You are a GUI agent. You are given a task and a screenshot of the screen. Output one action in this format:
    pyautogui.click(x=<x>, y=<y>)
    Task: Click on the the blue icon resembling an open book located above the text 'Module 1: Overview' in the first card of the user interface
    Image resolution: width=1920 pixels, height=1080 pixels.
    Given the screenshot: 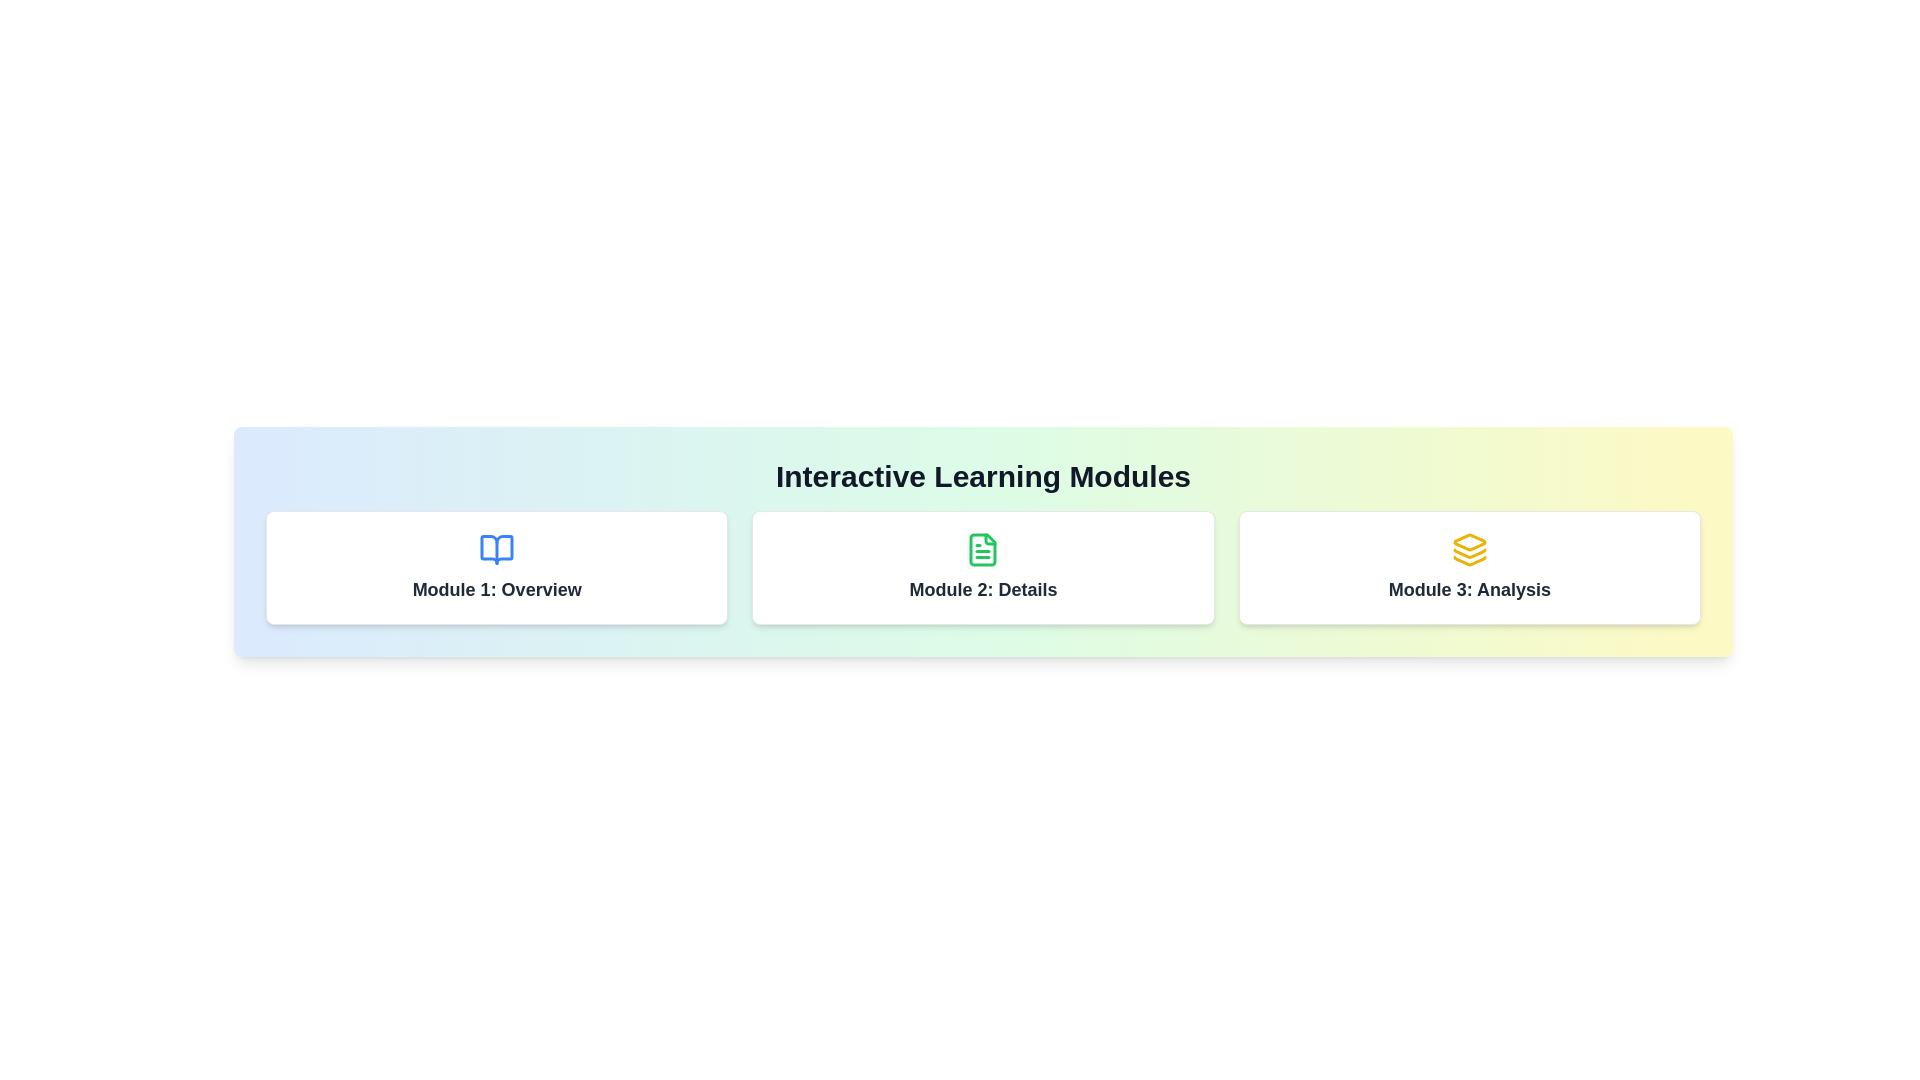 What is the action you would take?
    pyautogui.click(x=497, y=550)
    